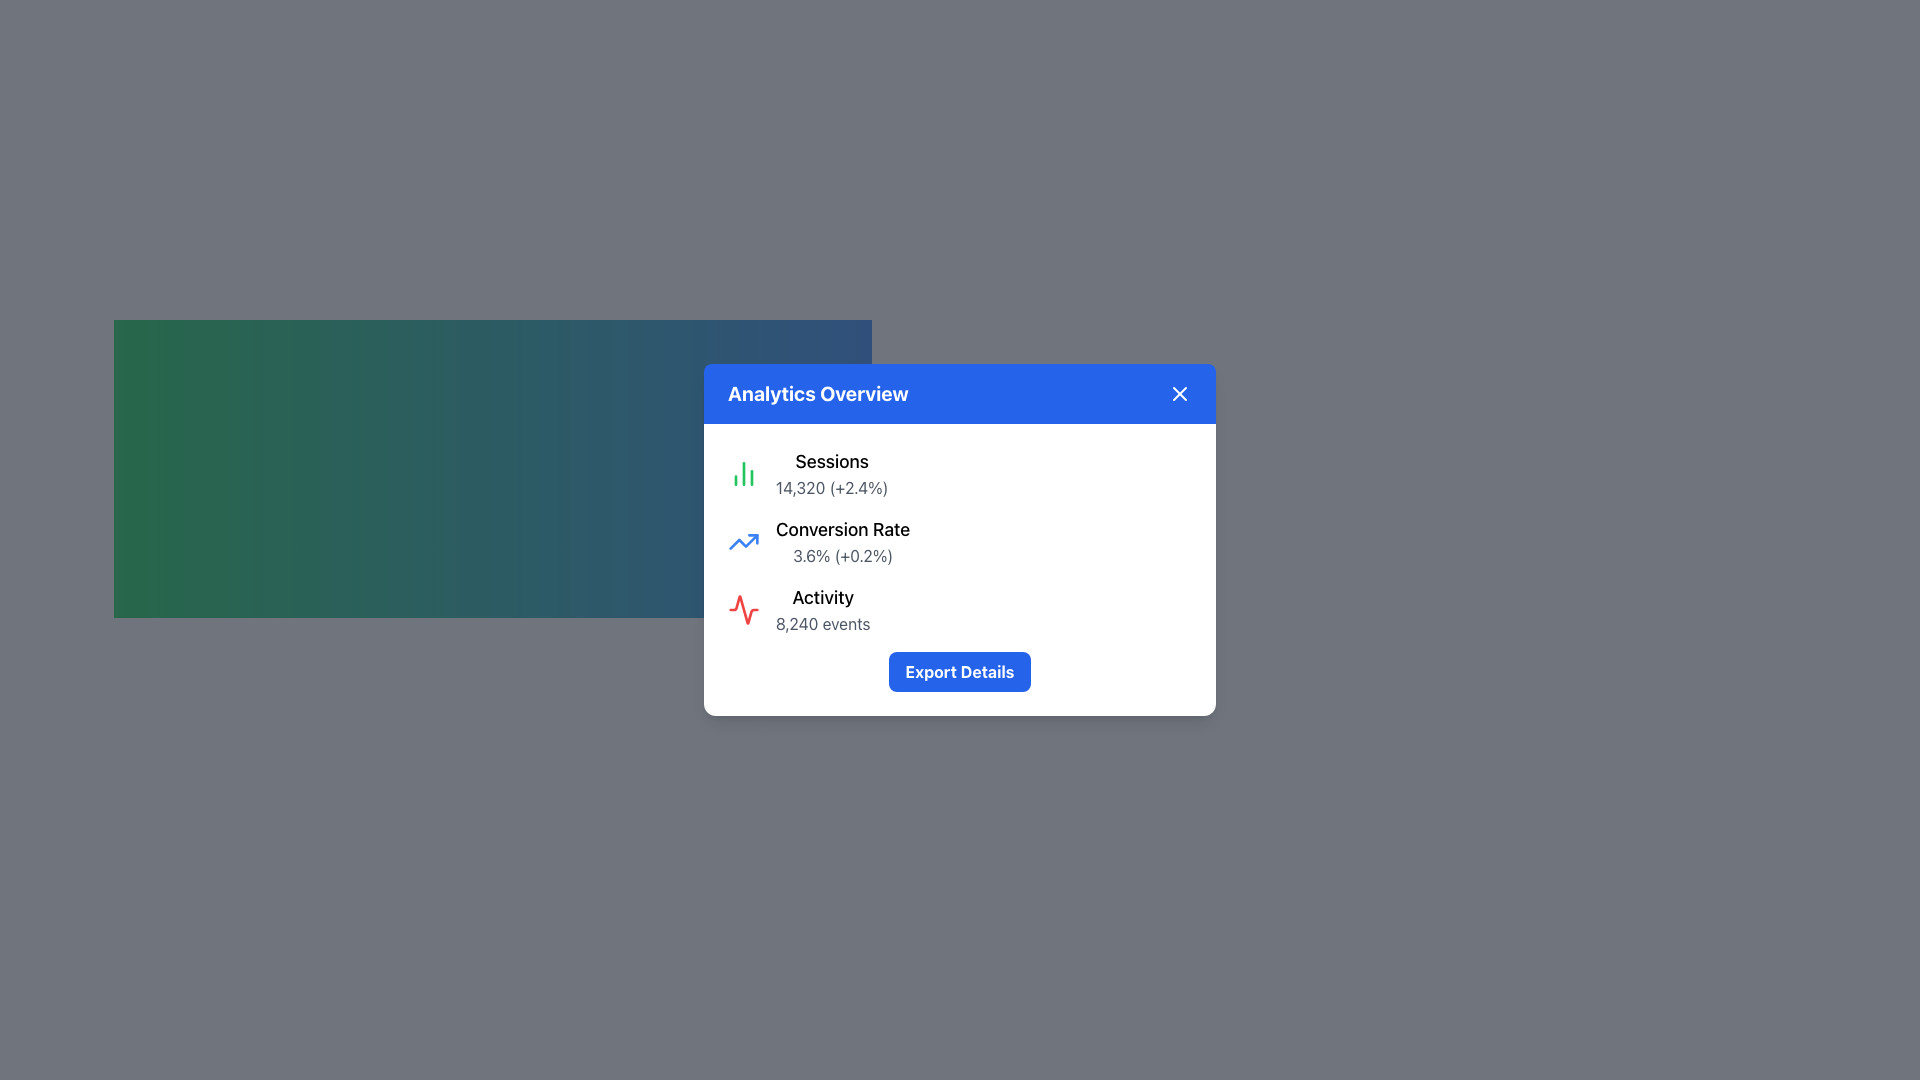  I want to click on the 'Activity' analytics icon located on the third line of content within the analytics data box, directly to the left of the 'Activity' label text, so click(743, 608).